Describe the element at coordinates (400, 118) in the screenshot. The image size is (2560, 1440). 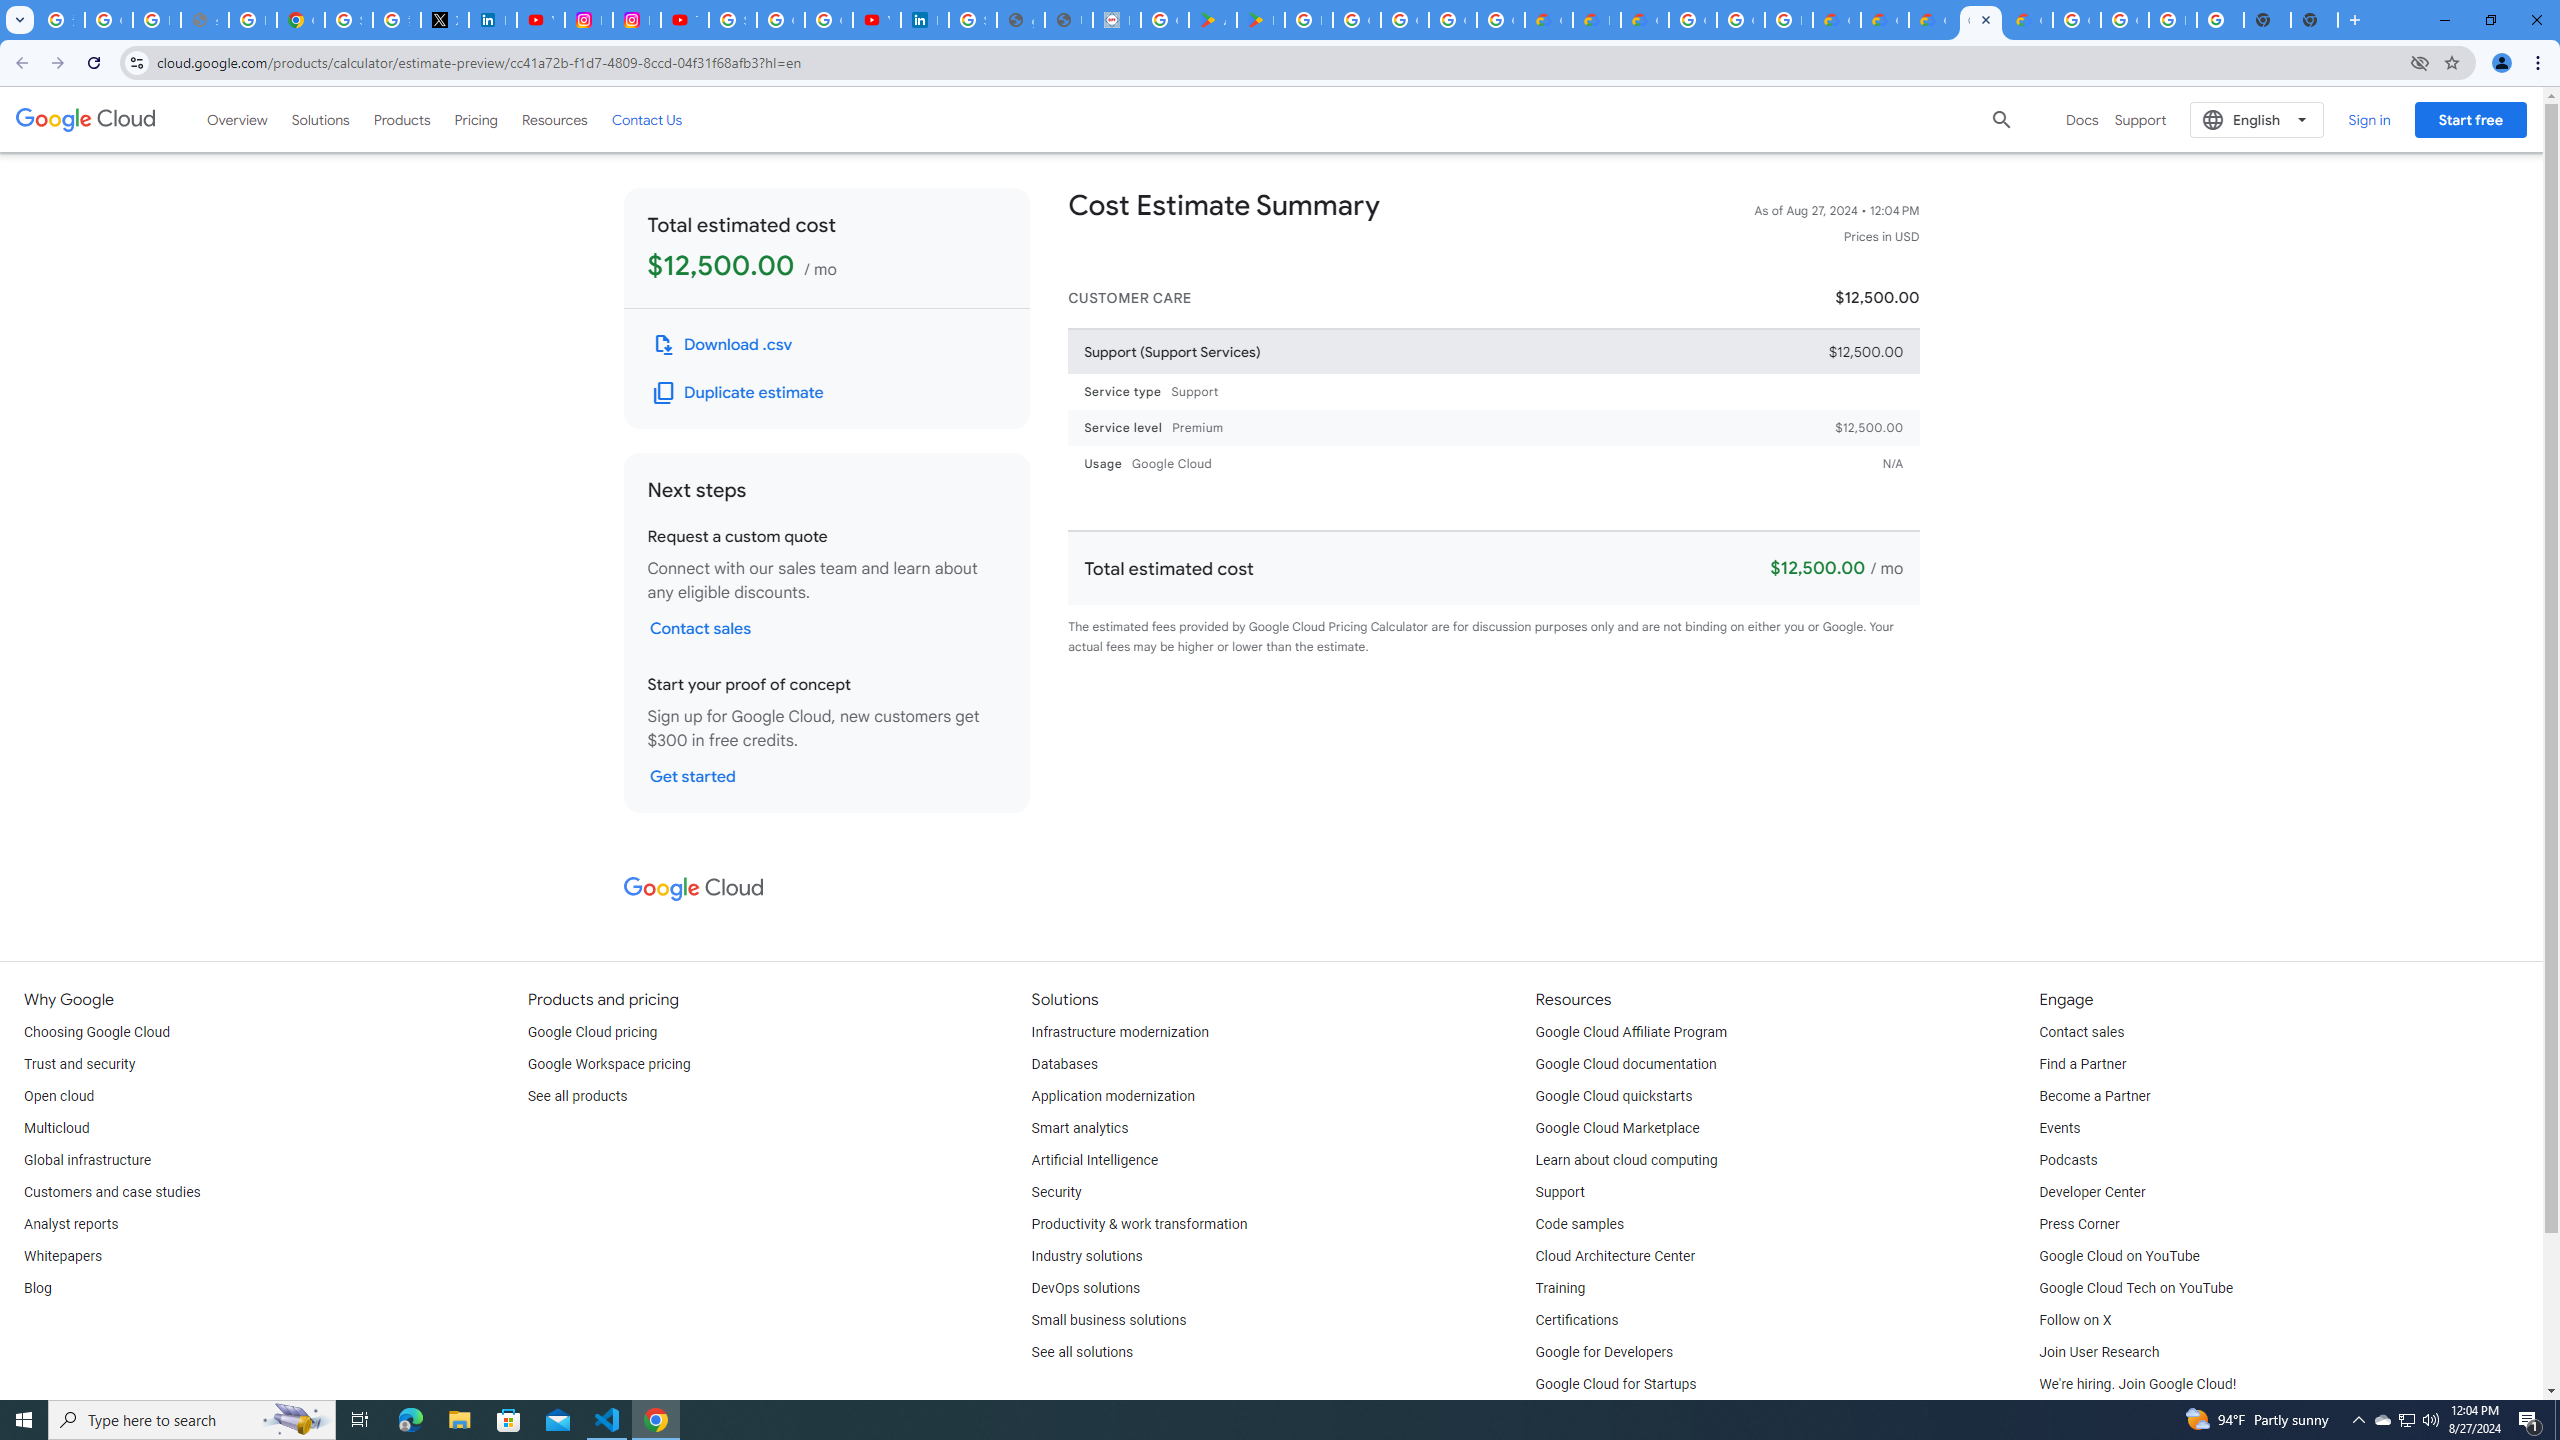
I see `'Products'` at that location.